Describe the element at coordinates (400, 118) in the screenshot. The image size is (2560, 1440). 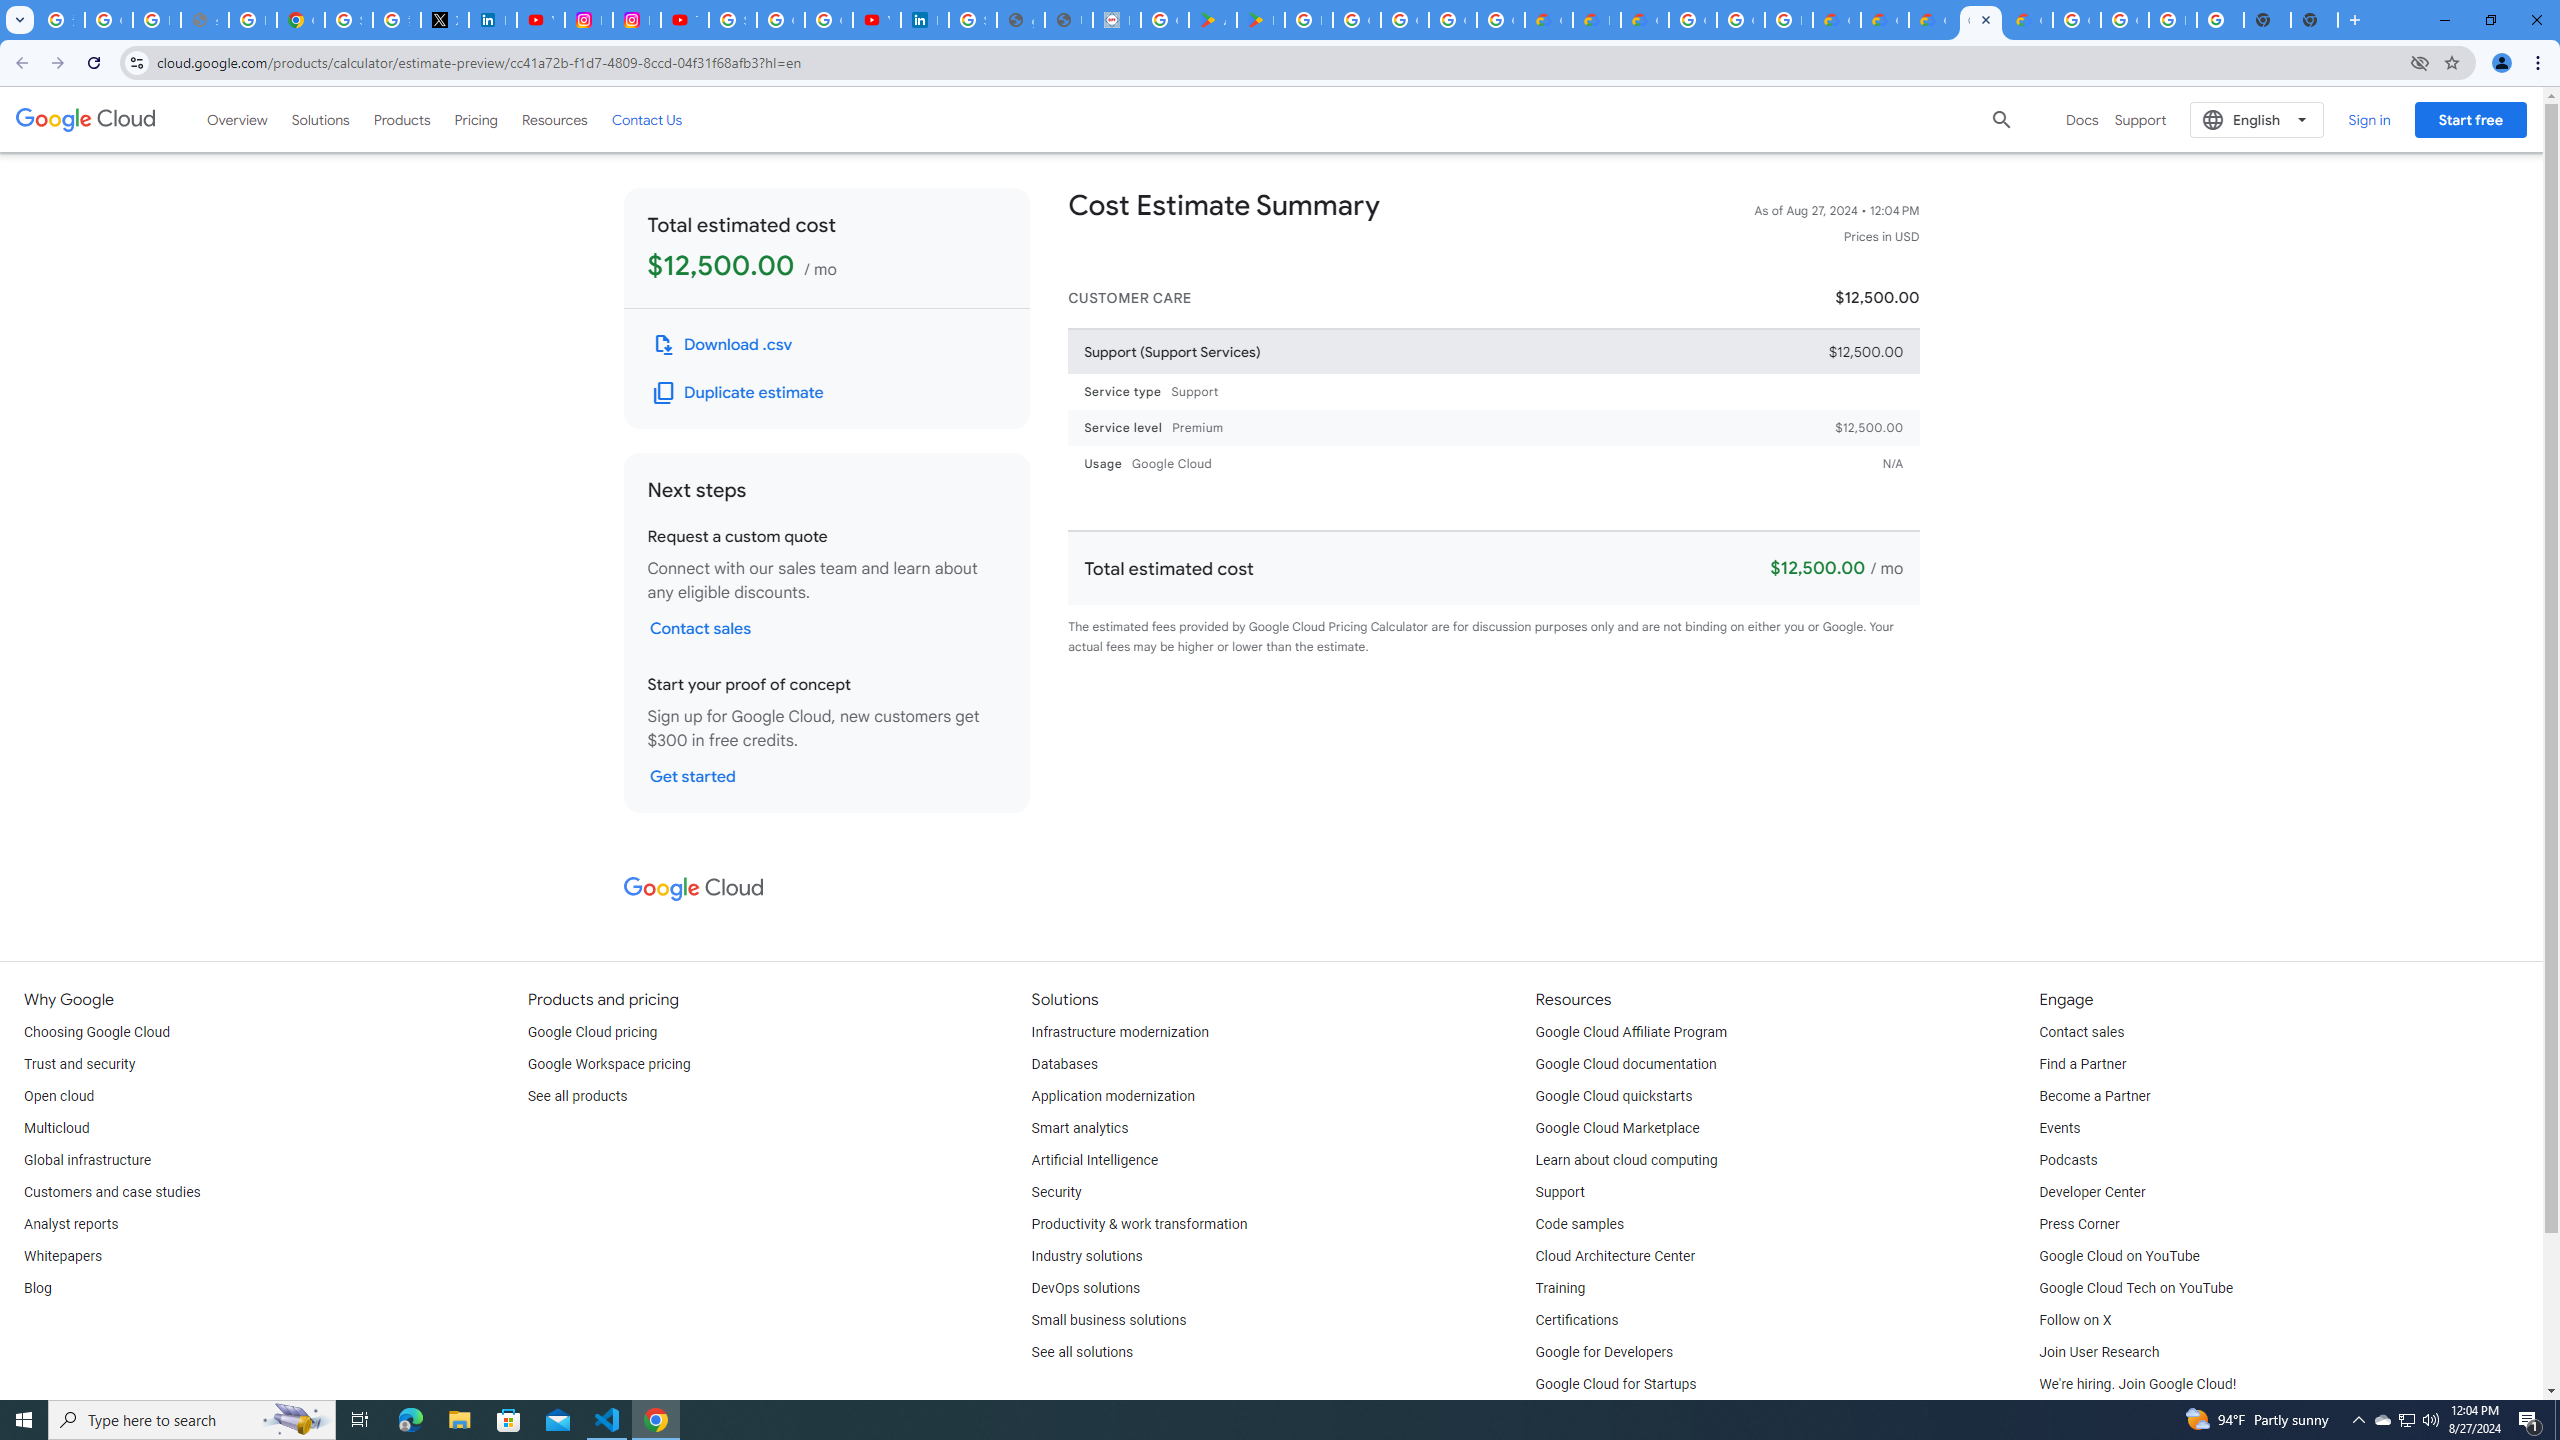
I see `'Products'` at that location.